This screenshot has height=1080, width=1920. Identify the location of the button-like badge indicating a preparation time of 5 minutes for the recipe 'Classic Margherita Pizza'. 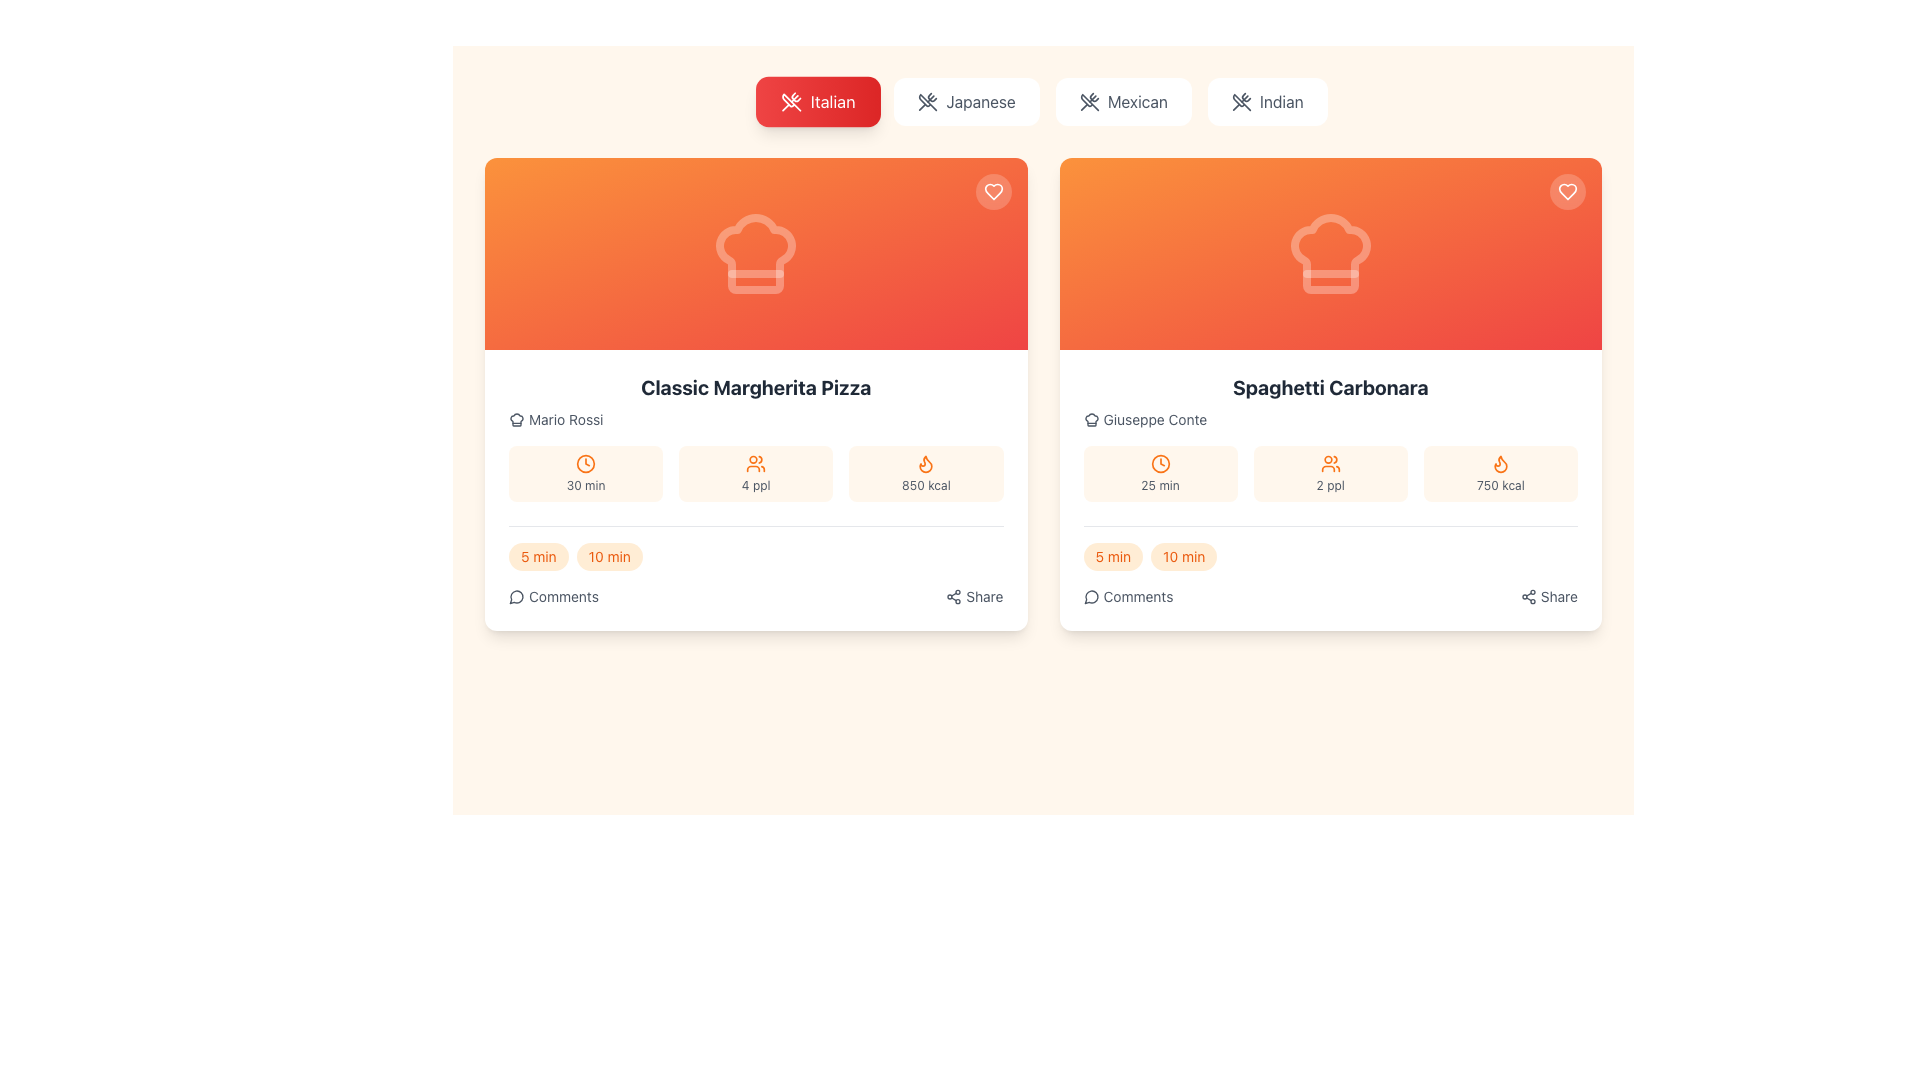
(538, 556).